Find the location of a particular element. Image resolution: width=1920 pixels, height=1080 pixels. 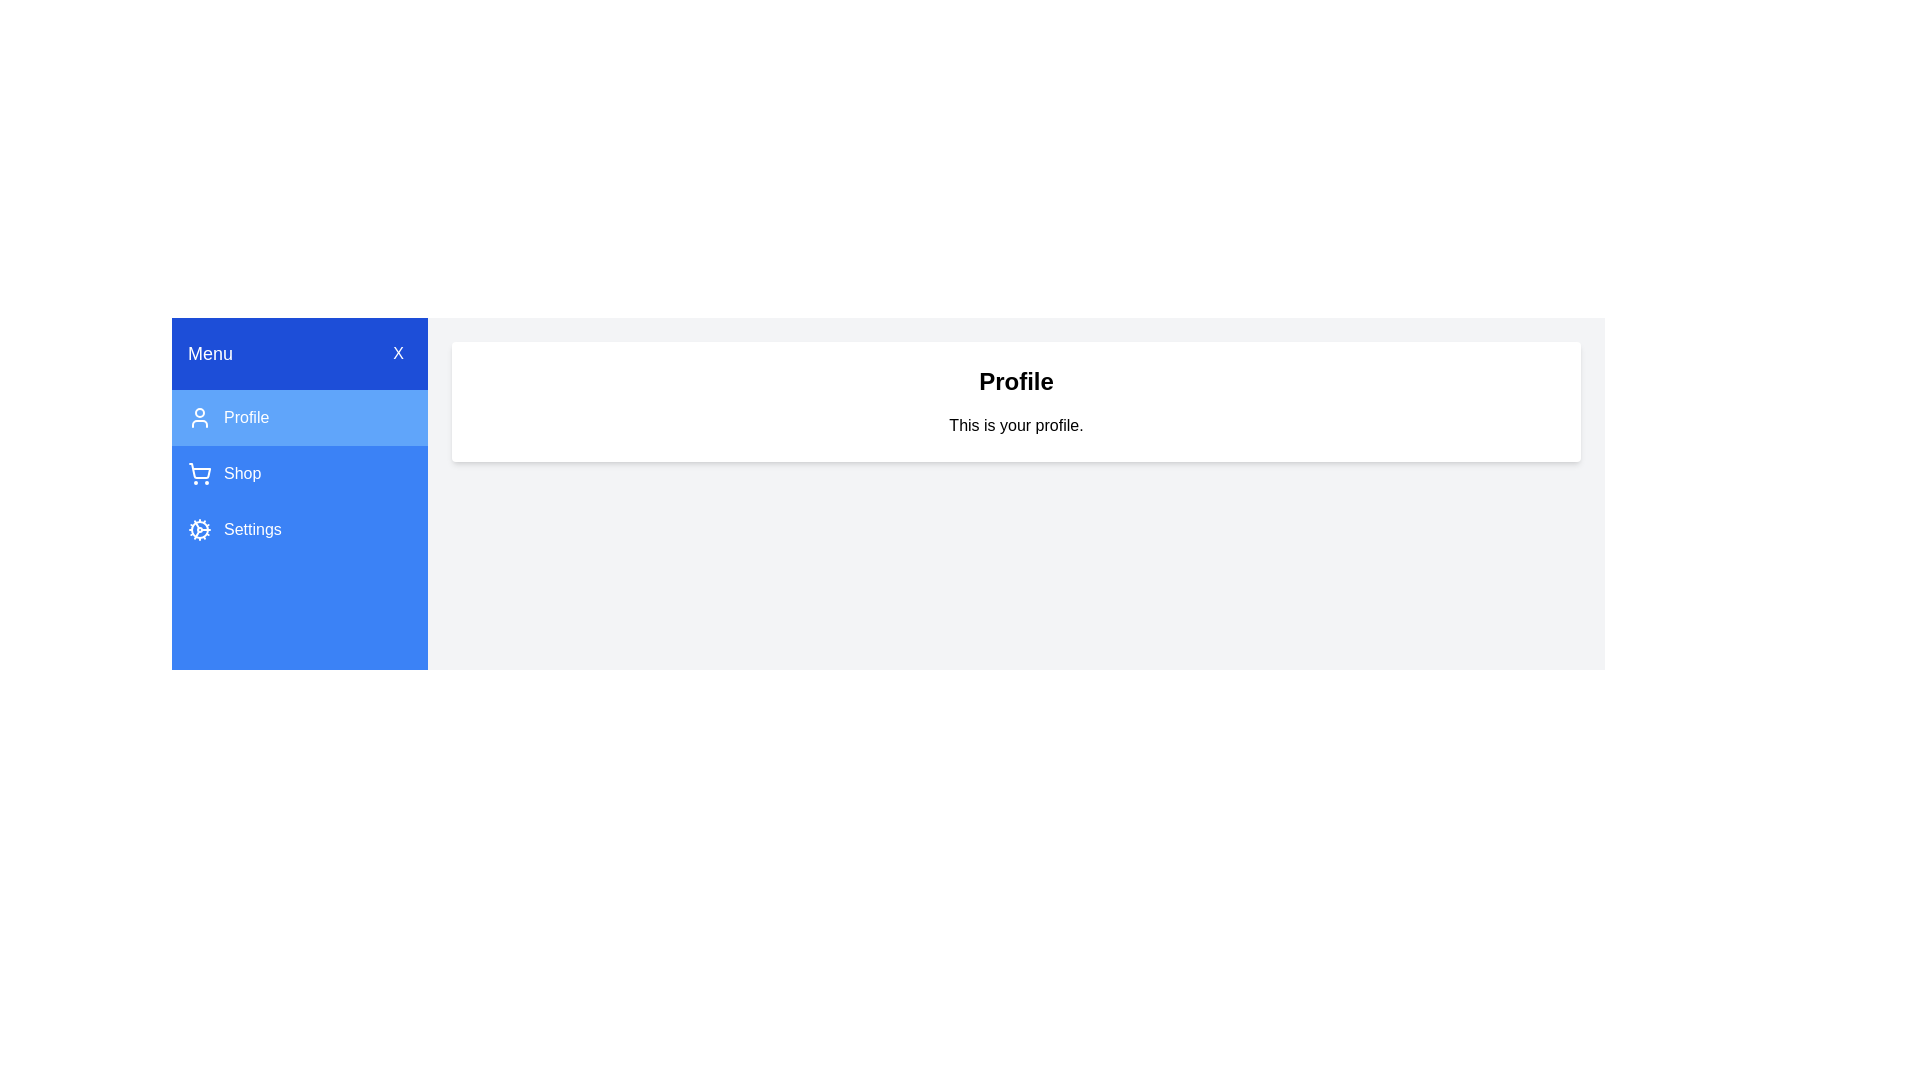

the 'X' button to close the drawer is located at coordinates (398, 353).